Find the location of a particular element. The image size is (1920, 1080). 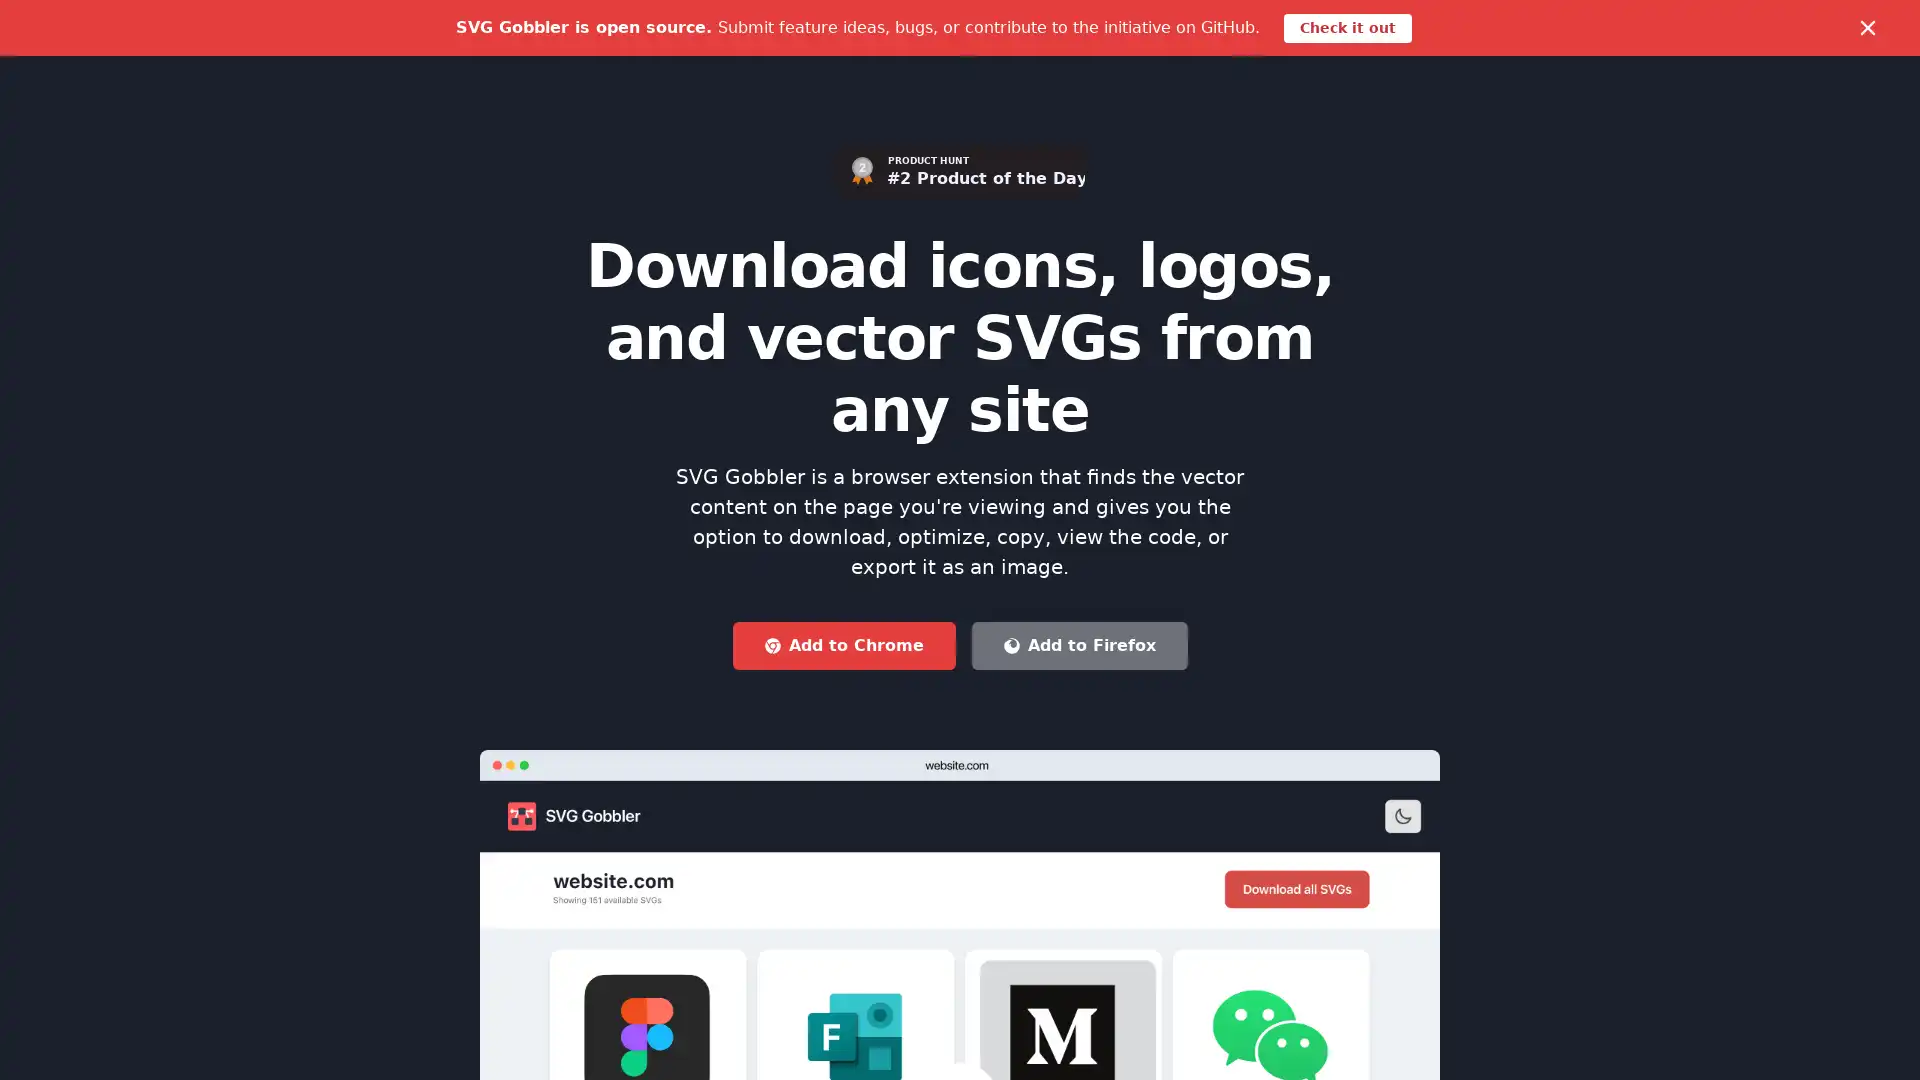

Close banner is located at coordinates (1866, 27).